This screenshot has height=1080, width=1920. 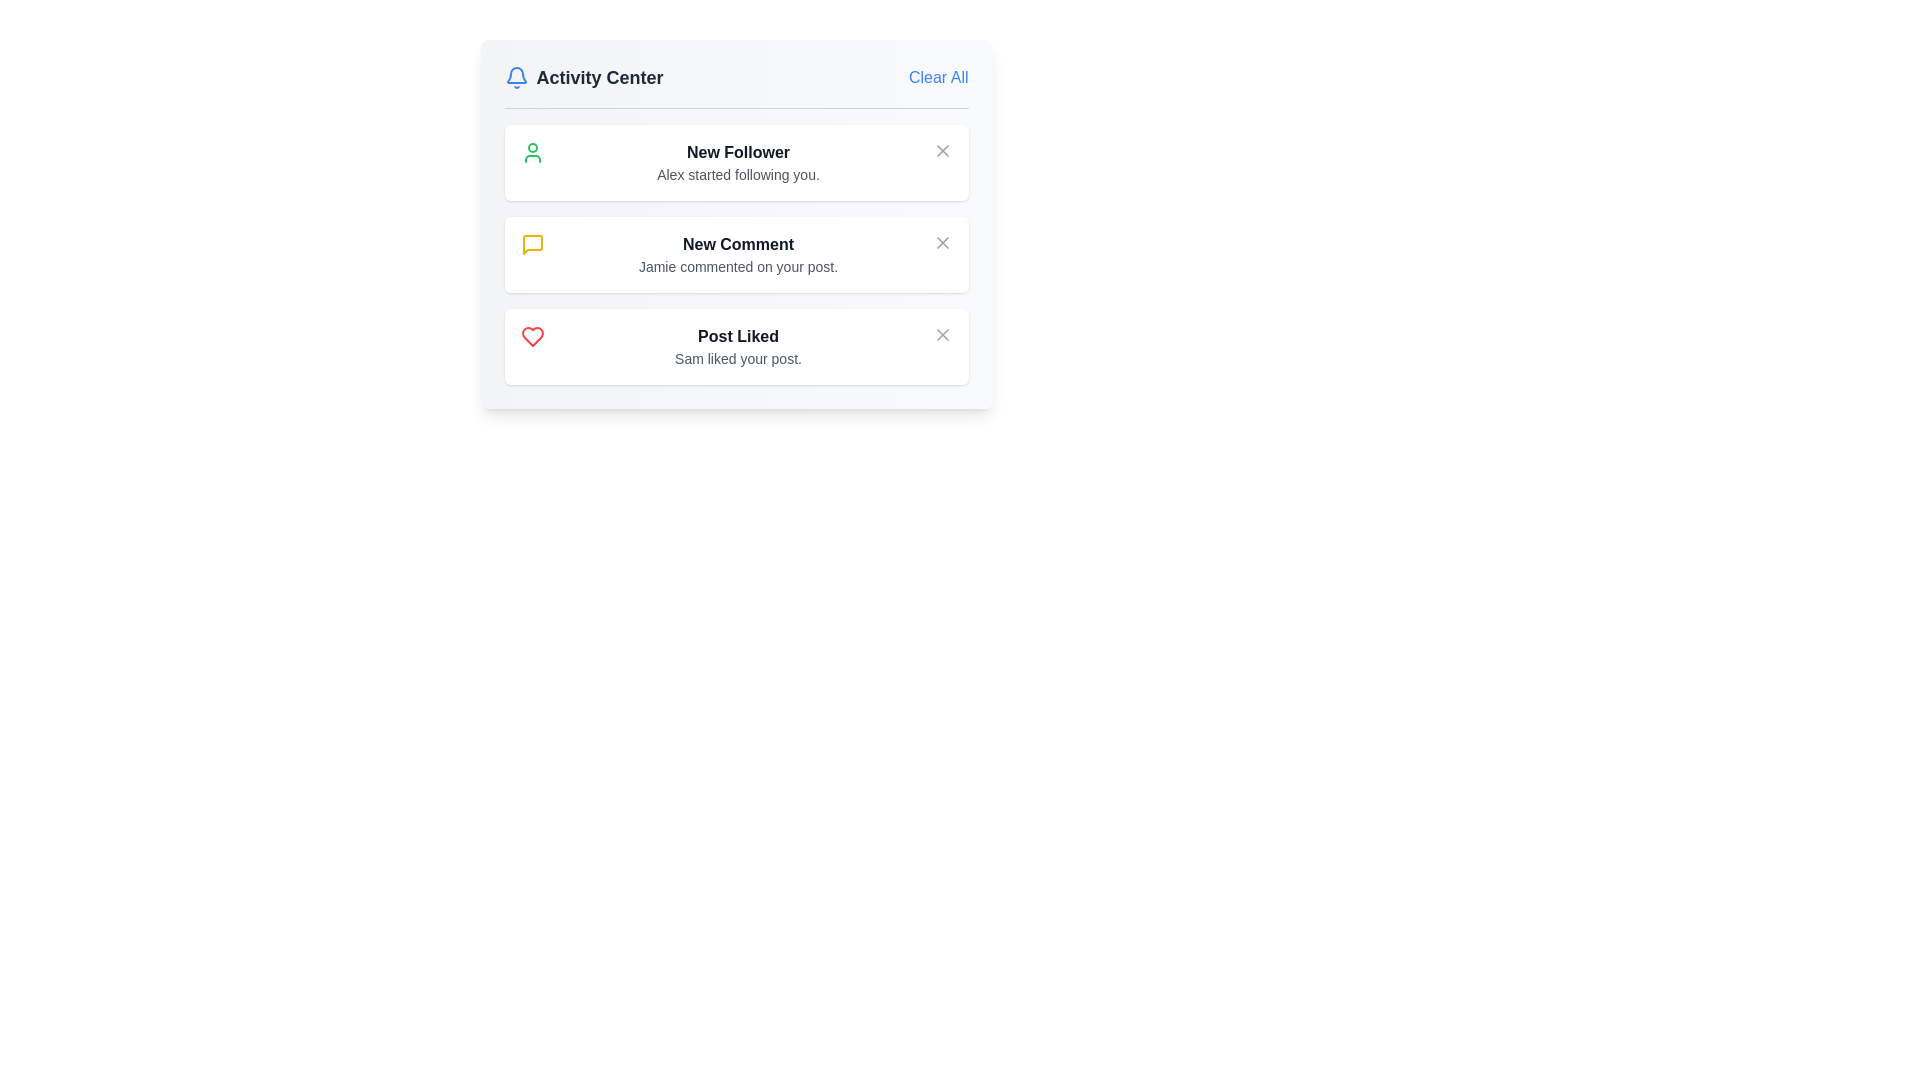 I want to click on the Notification card that informs the user that Sam liked their post, located in the third position within the 'Activity Center' layout, so click(x=735, y=346).